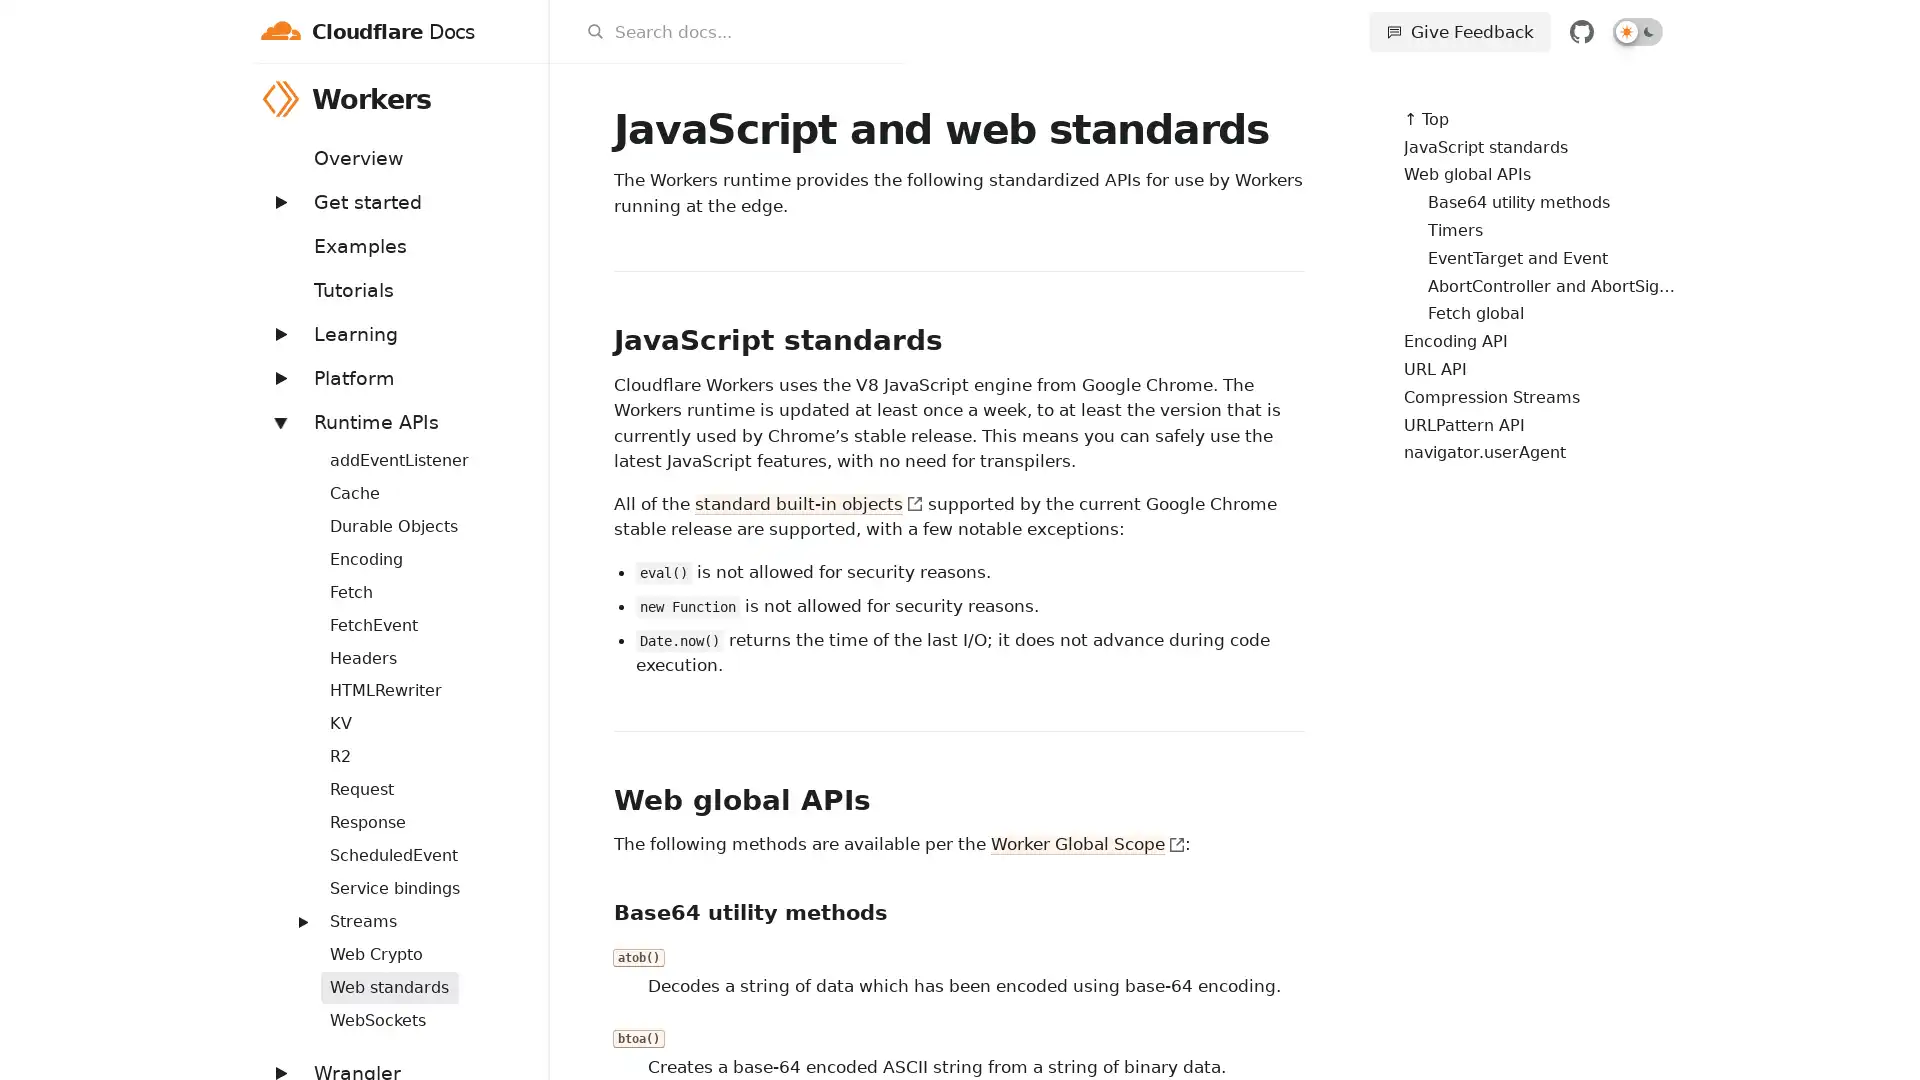 The image size is (1920, 1080). Describe the element at coordinates (522, 98) in the screenshot. I see `Workers menu` at that location.